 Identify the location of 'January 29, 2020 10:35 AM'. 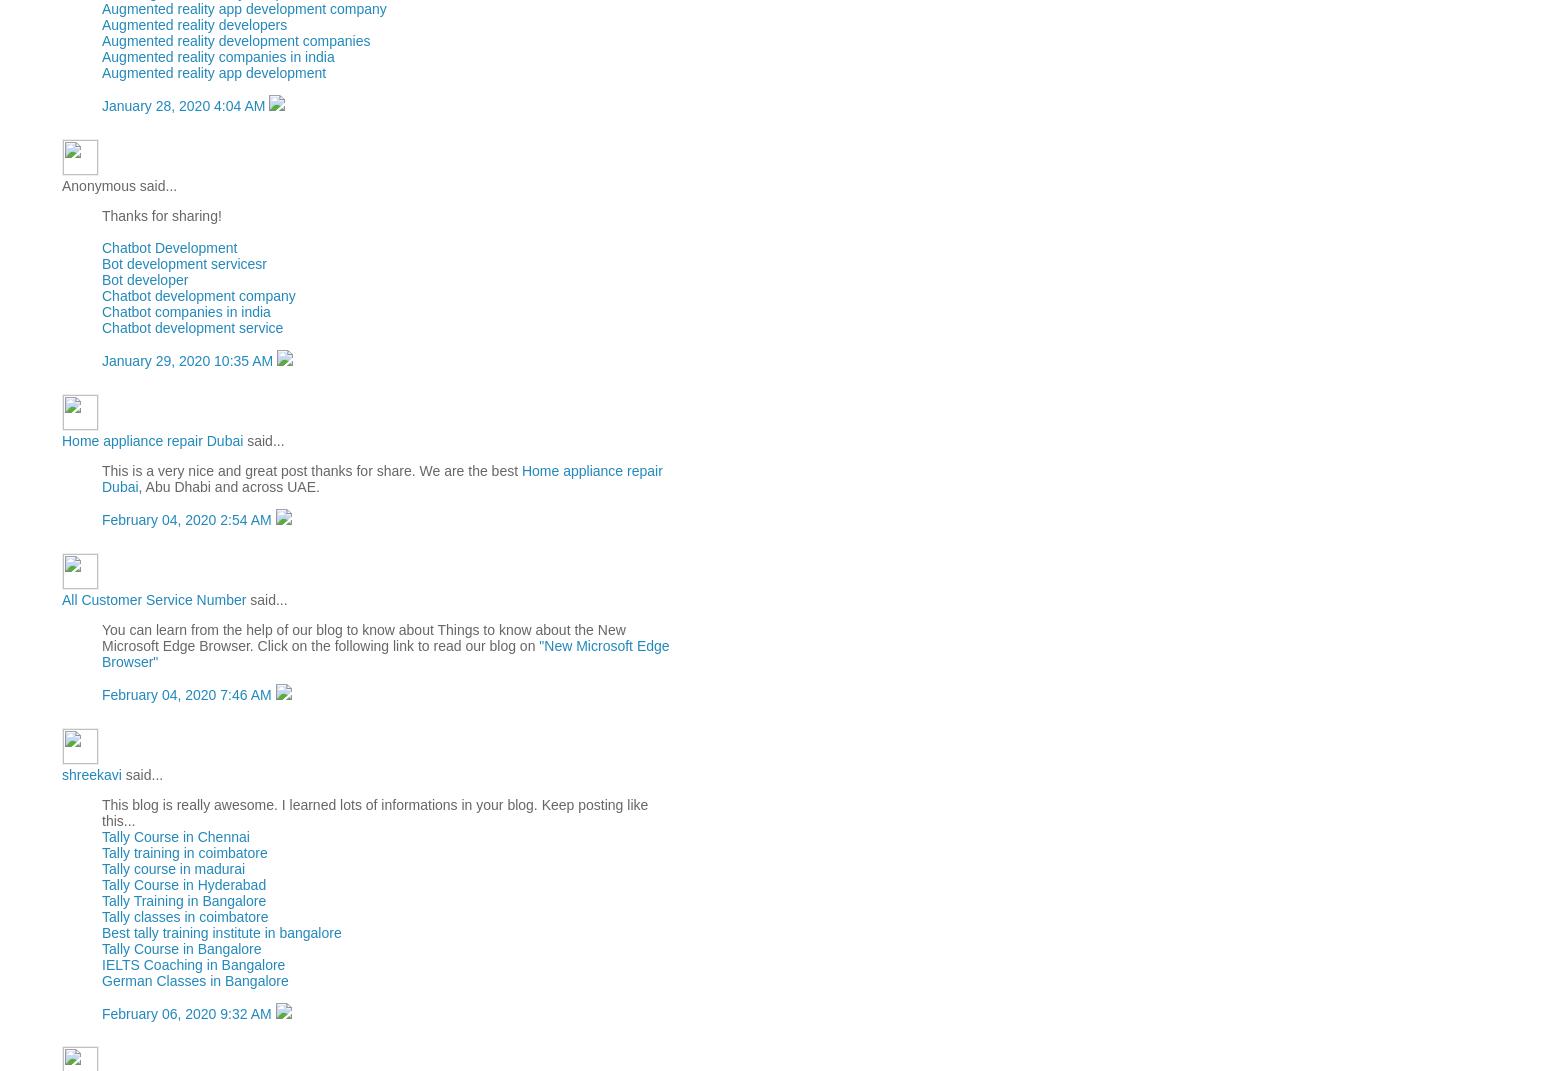
(100, 360).